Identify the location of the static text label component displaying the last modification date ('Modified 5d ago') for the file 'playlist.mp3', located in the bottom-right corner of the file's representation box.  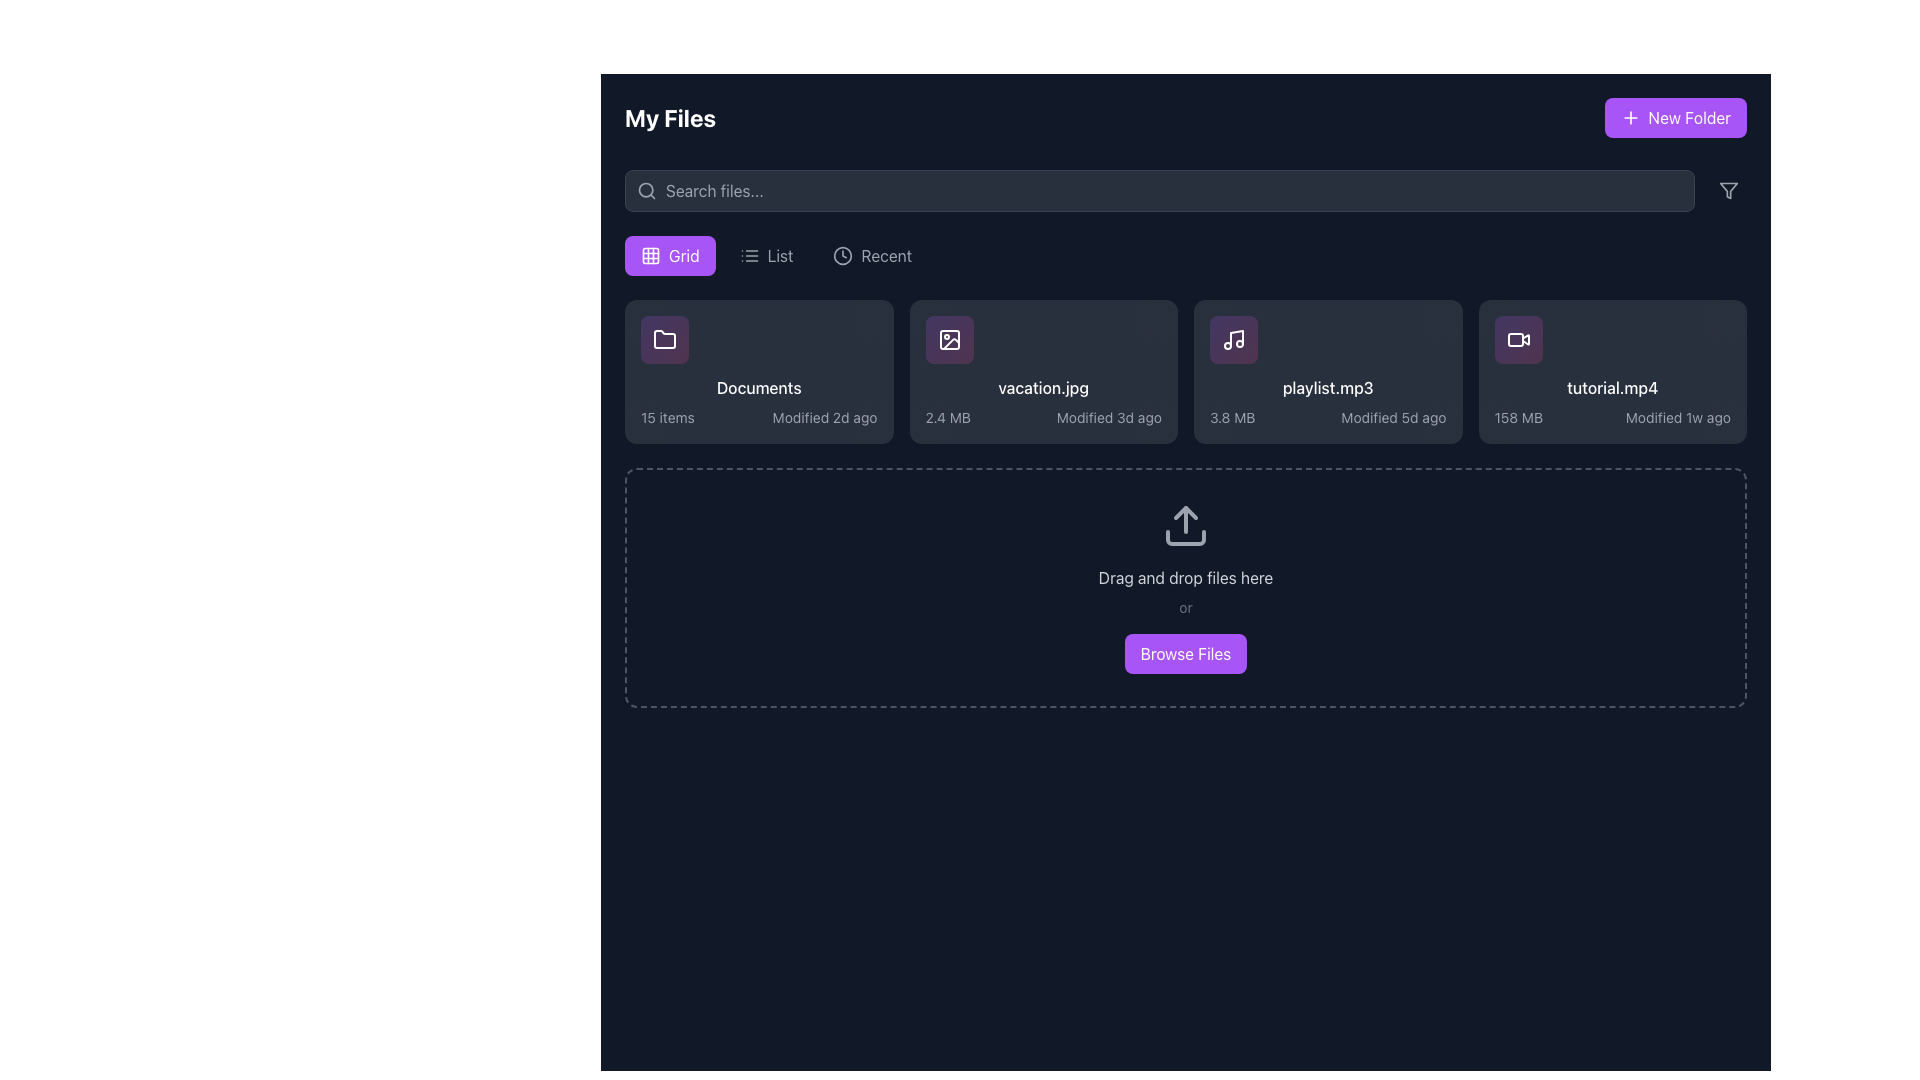
(1392, 416).